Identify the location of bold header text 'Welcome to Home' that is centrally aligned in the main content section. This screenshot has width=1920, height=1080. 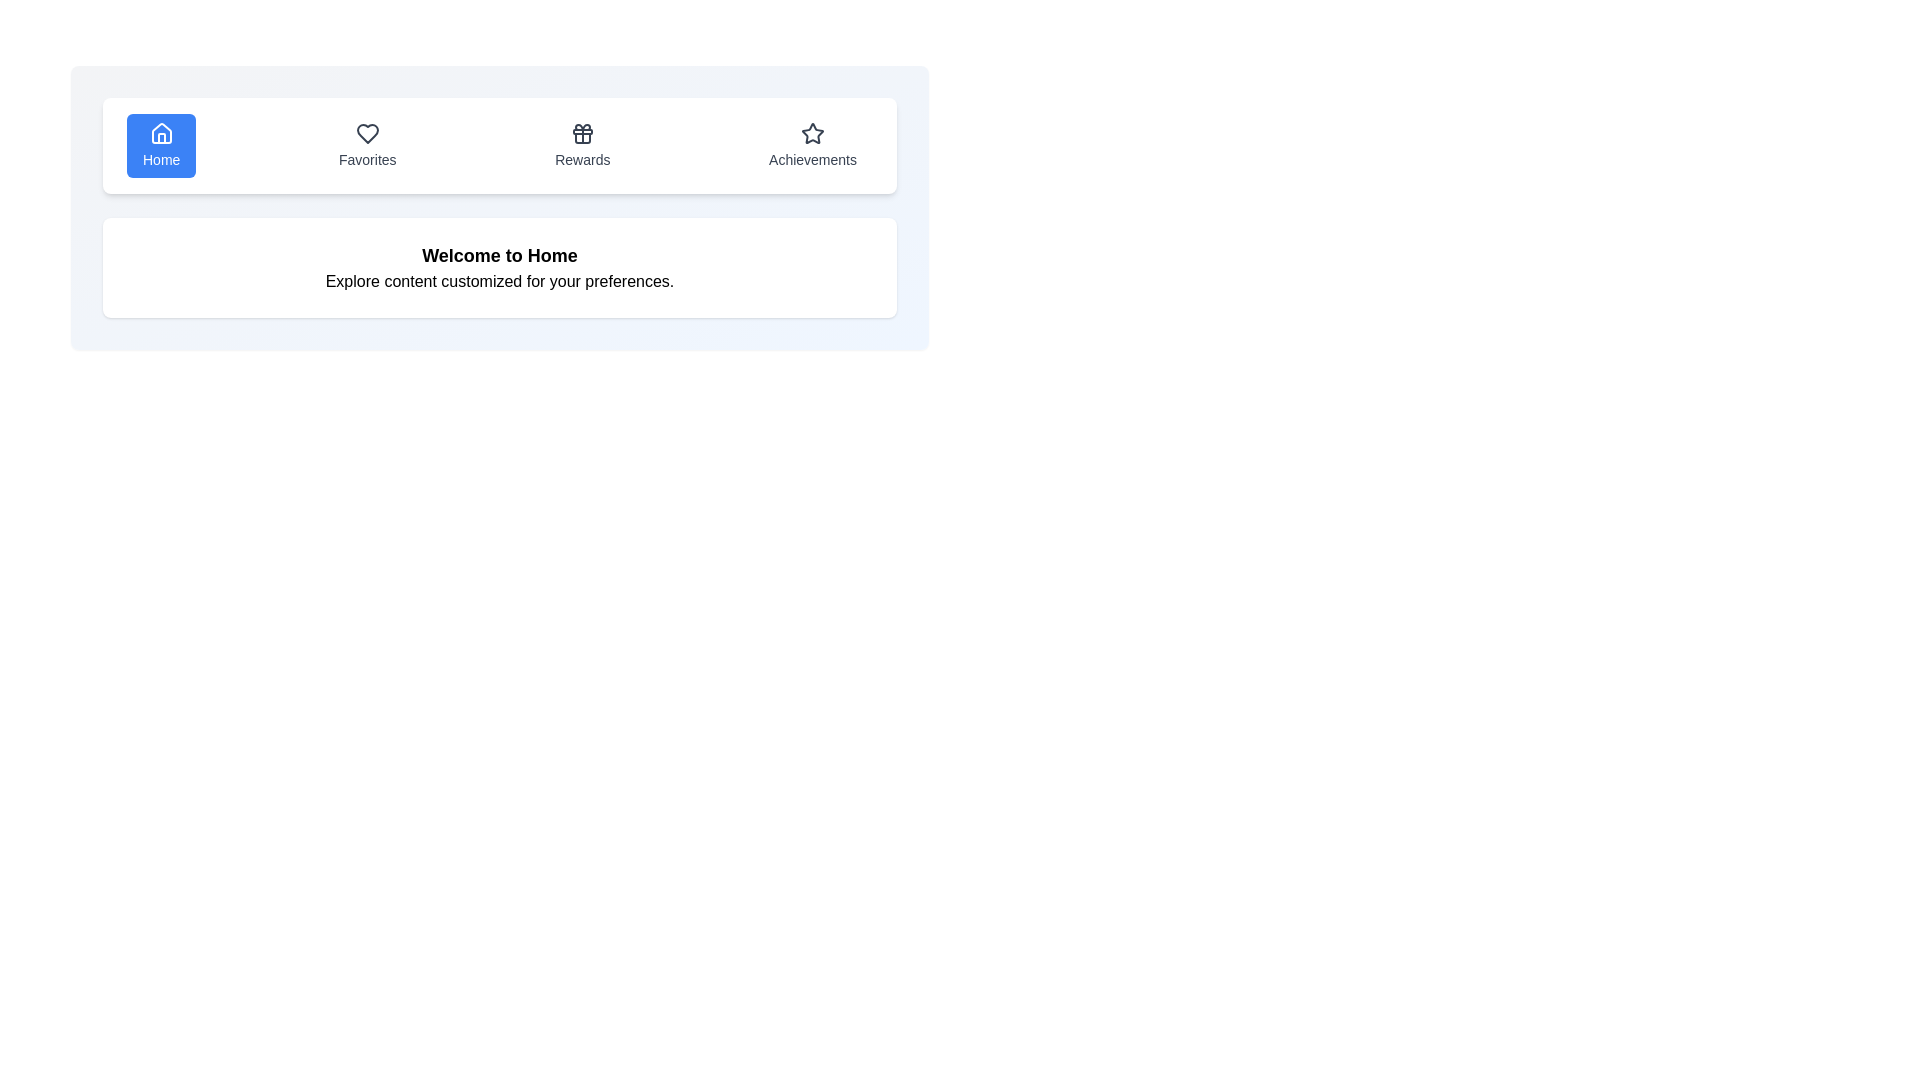
(499, 254).